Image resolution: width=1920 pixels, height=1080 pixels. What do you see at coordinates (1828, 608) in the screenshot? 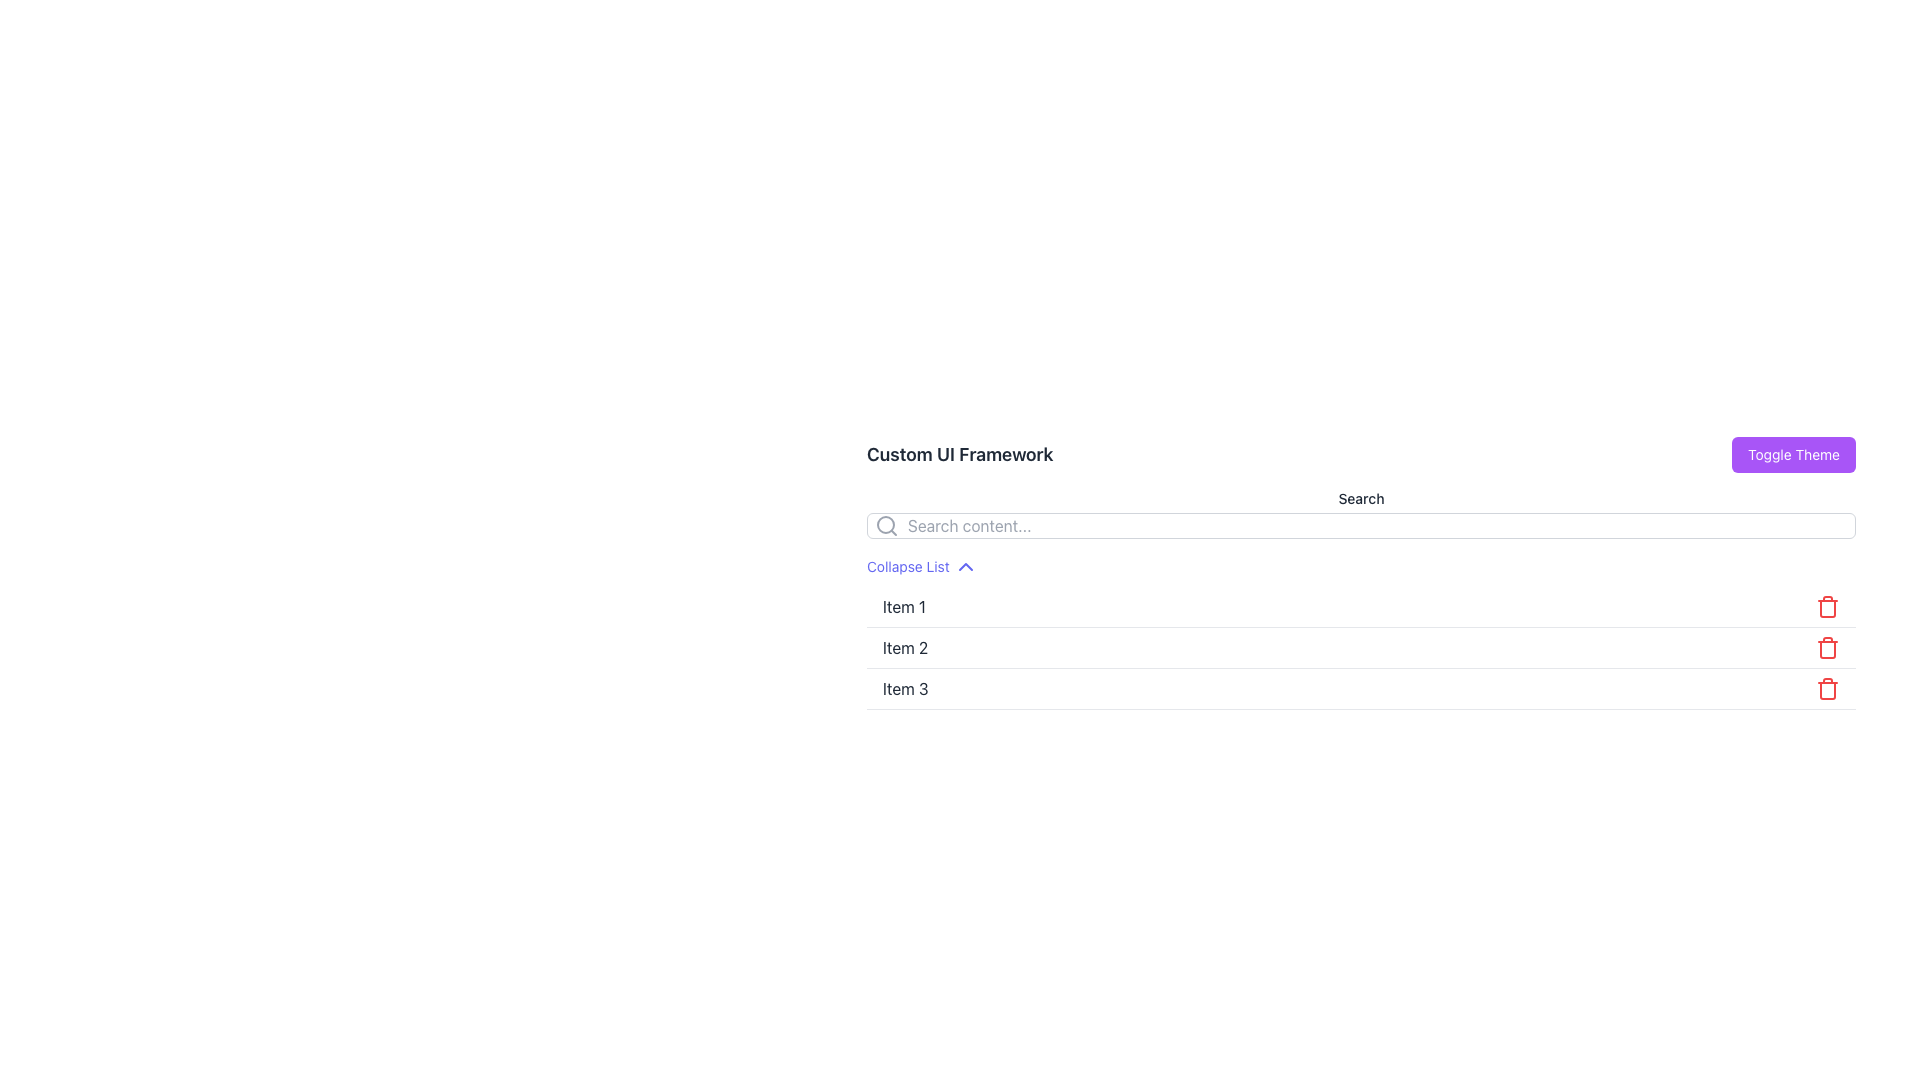
I see `the graphical representation of the trash can icon, which is used for deleting items in the list, located at the far-right side of the row` at bounding box center [1828, 608].